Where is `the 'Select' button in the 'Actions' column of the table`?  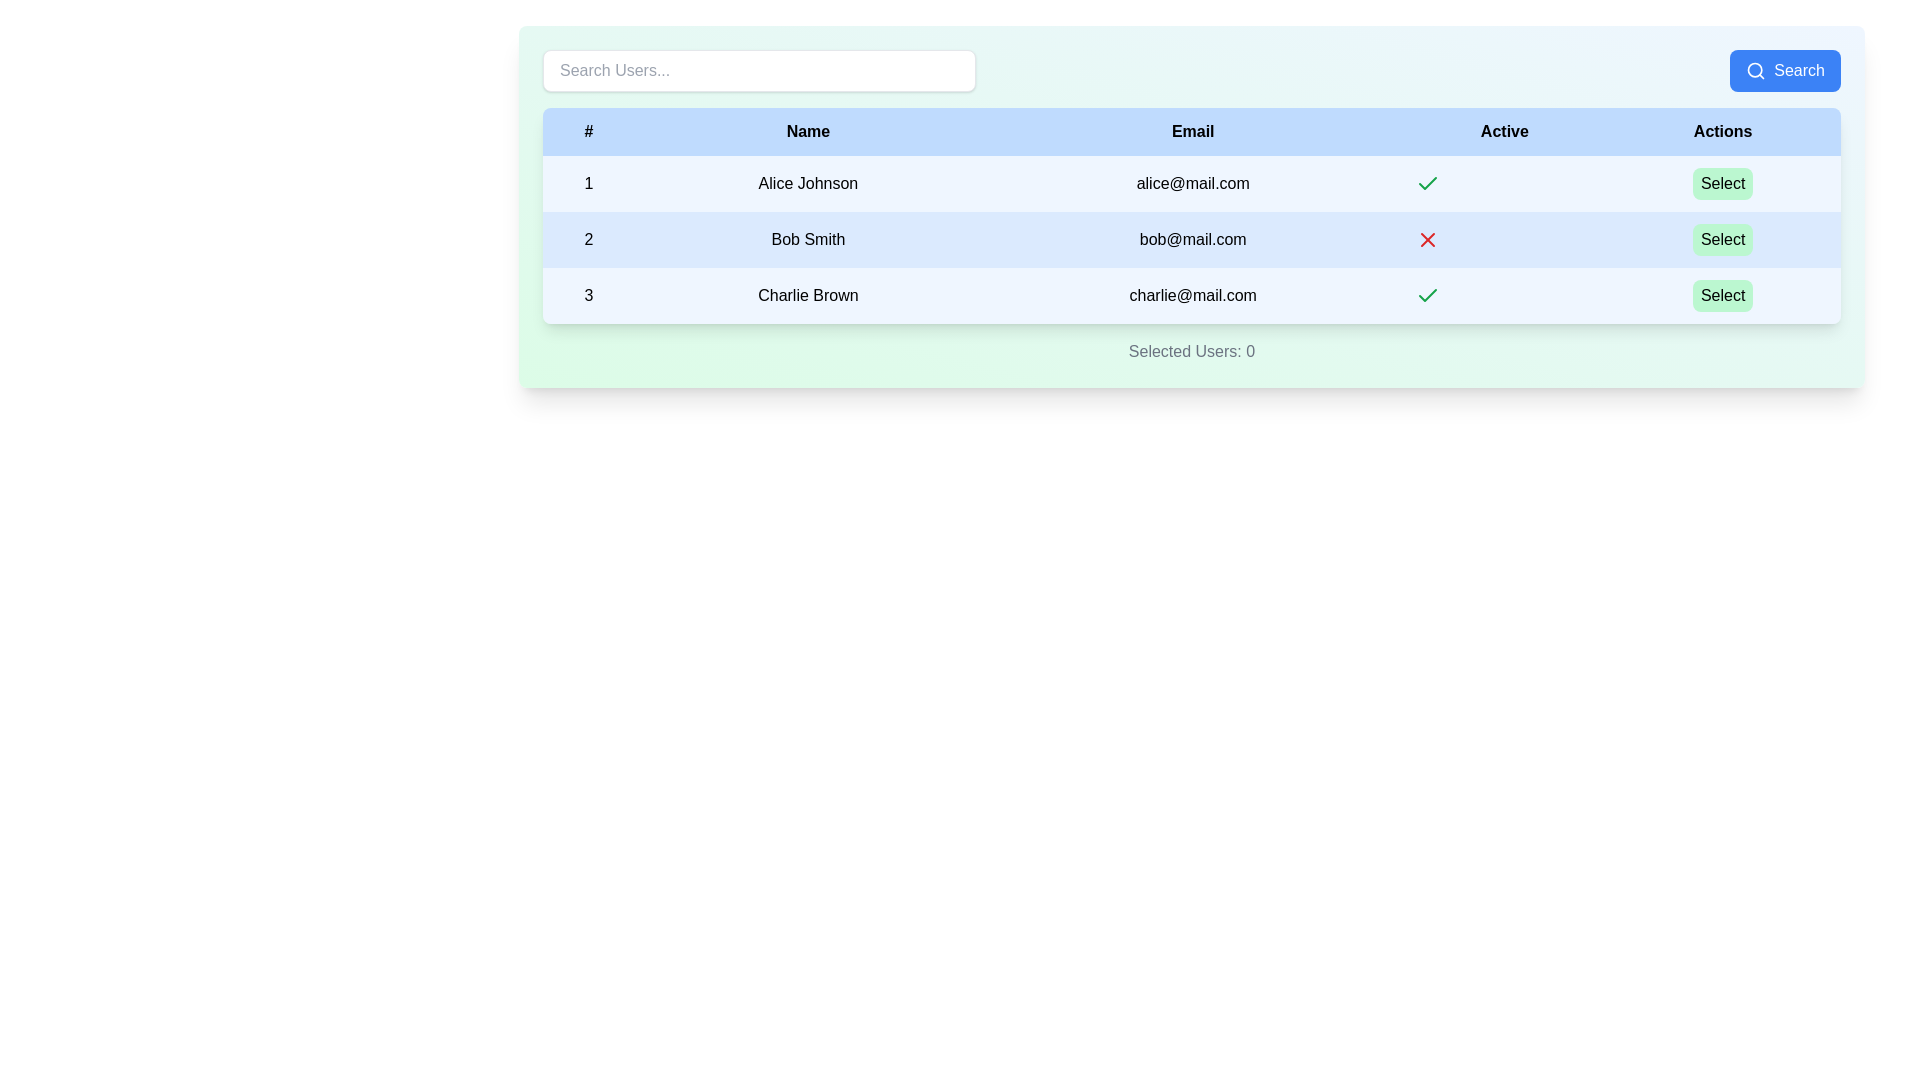 the 'Select' button in the 'Actions' column of the table is located at coordinates (1722, 238).